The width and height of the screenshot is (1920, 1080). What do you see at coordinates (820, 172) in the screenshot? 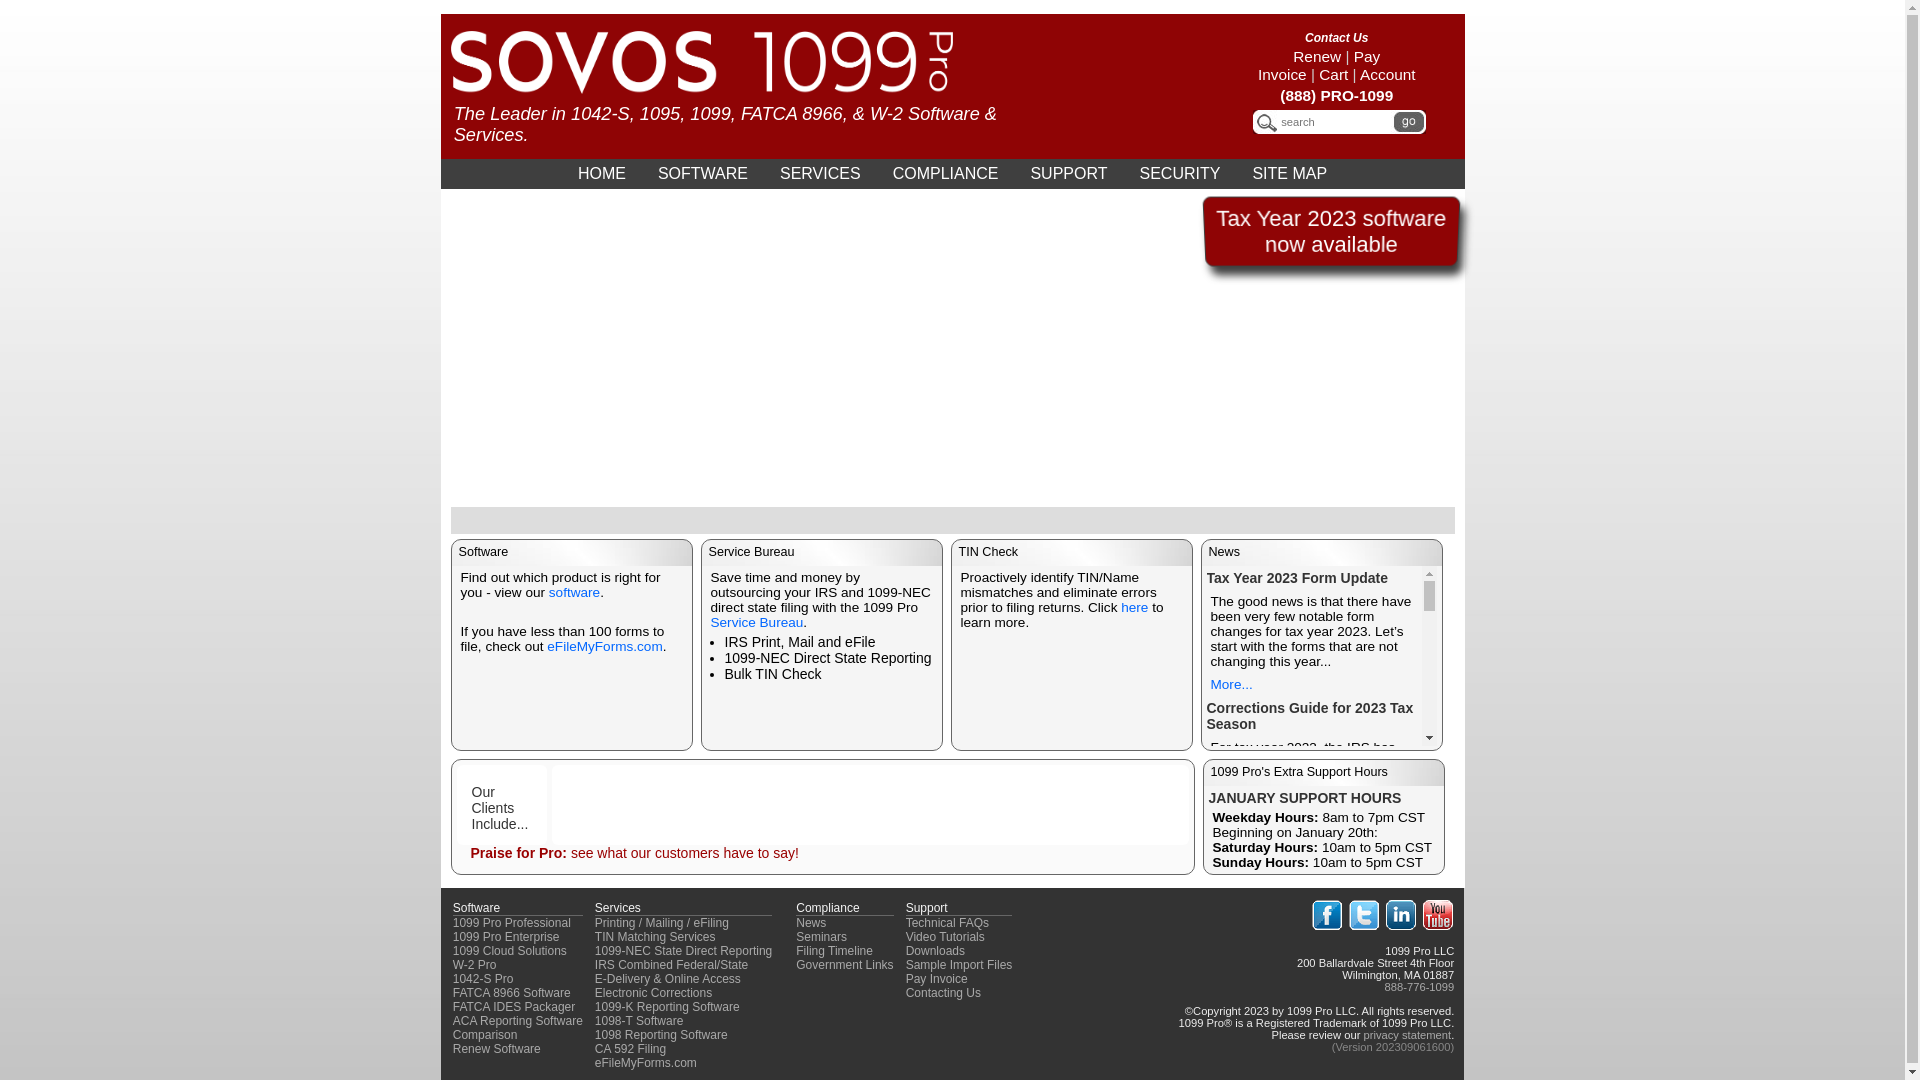
I see `'SERVICES'` at bounding box center [820, 172].